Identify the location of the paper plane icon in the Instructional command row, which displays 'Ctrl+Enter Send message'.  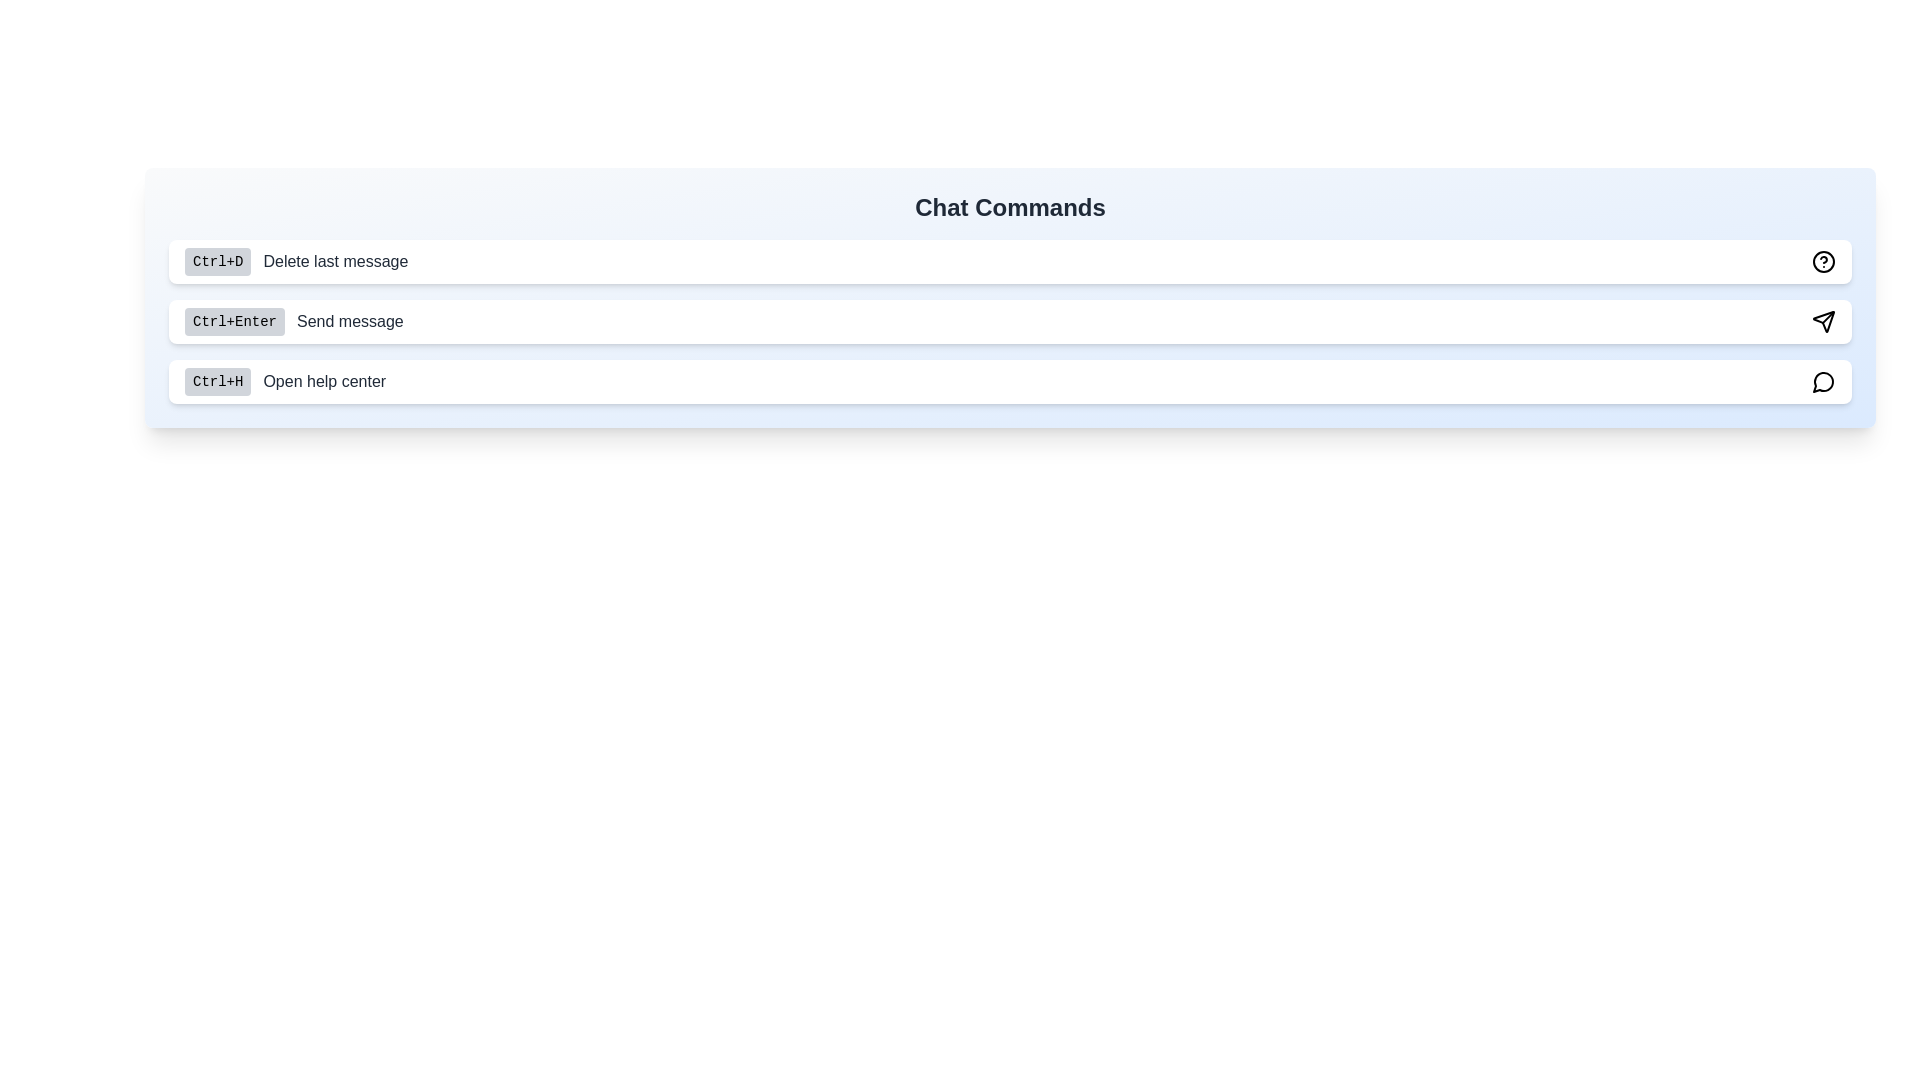
(1010, 320).